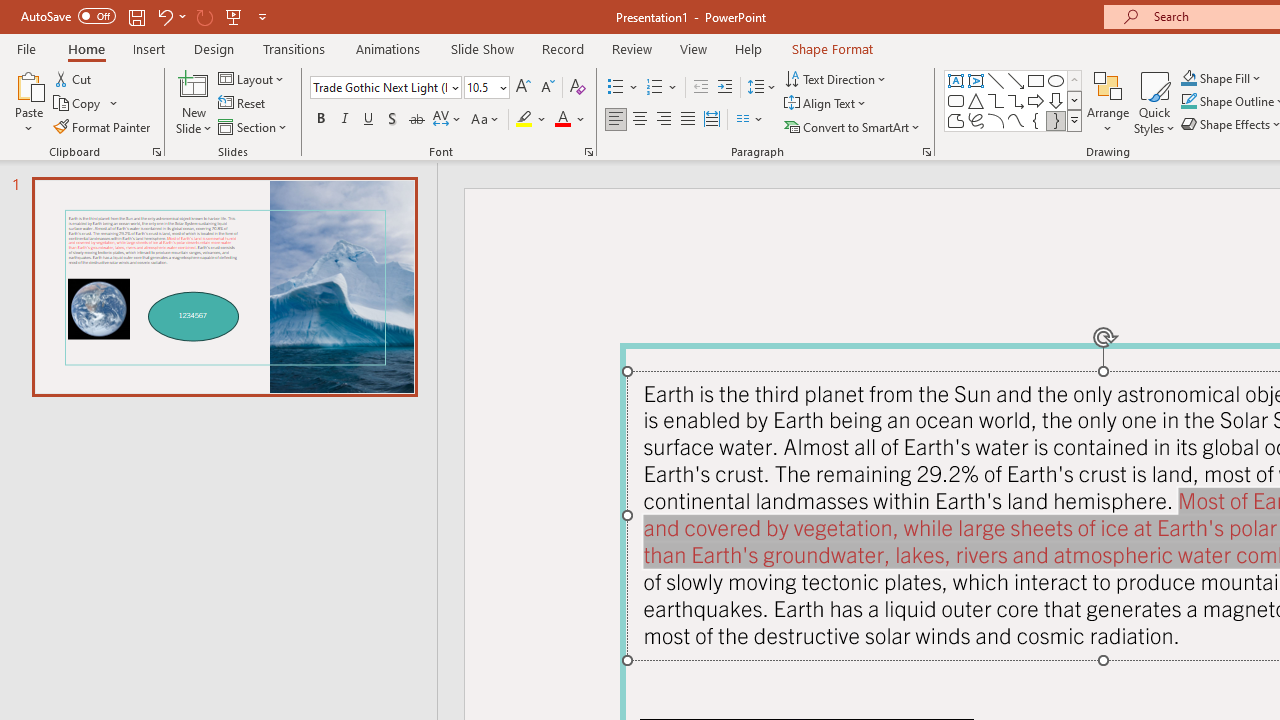 This screenshot has height=720, width=1280. I want to click on 'Curve', so click(1016, 120).